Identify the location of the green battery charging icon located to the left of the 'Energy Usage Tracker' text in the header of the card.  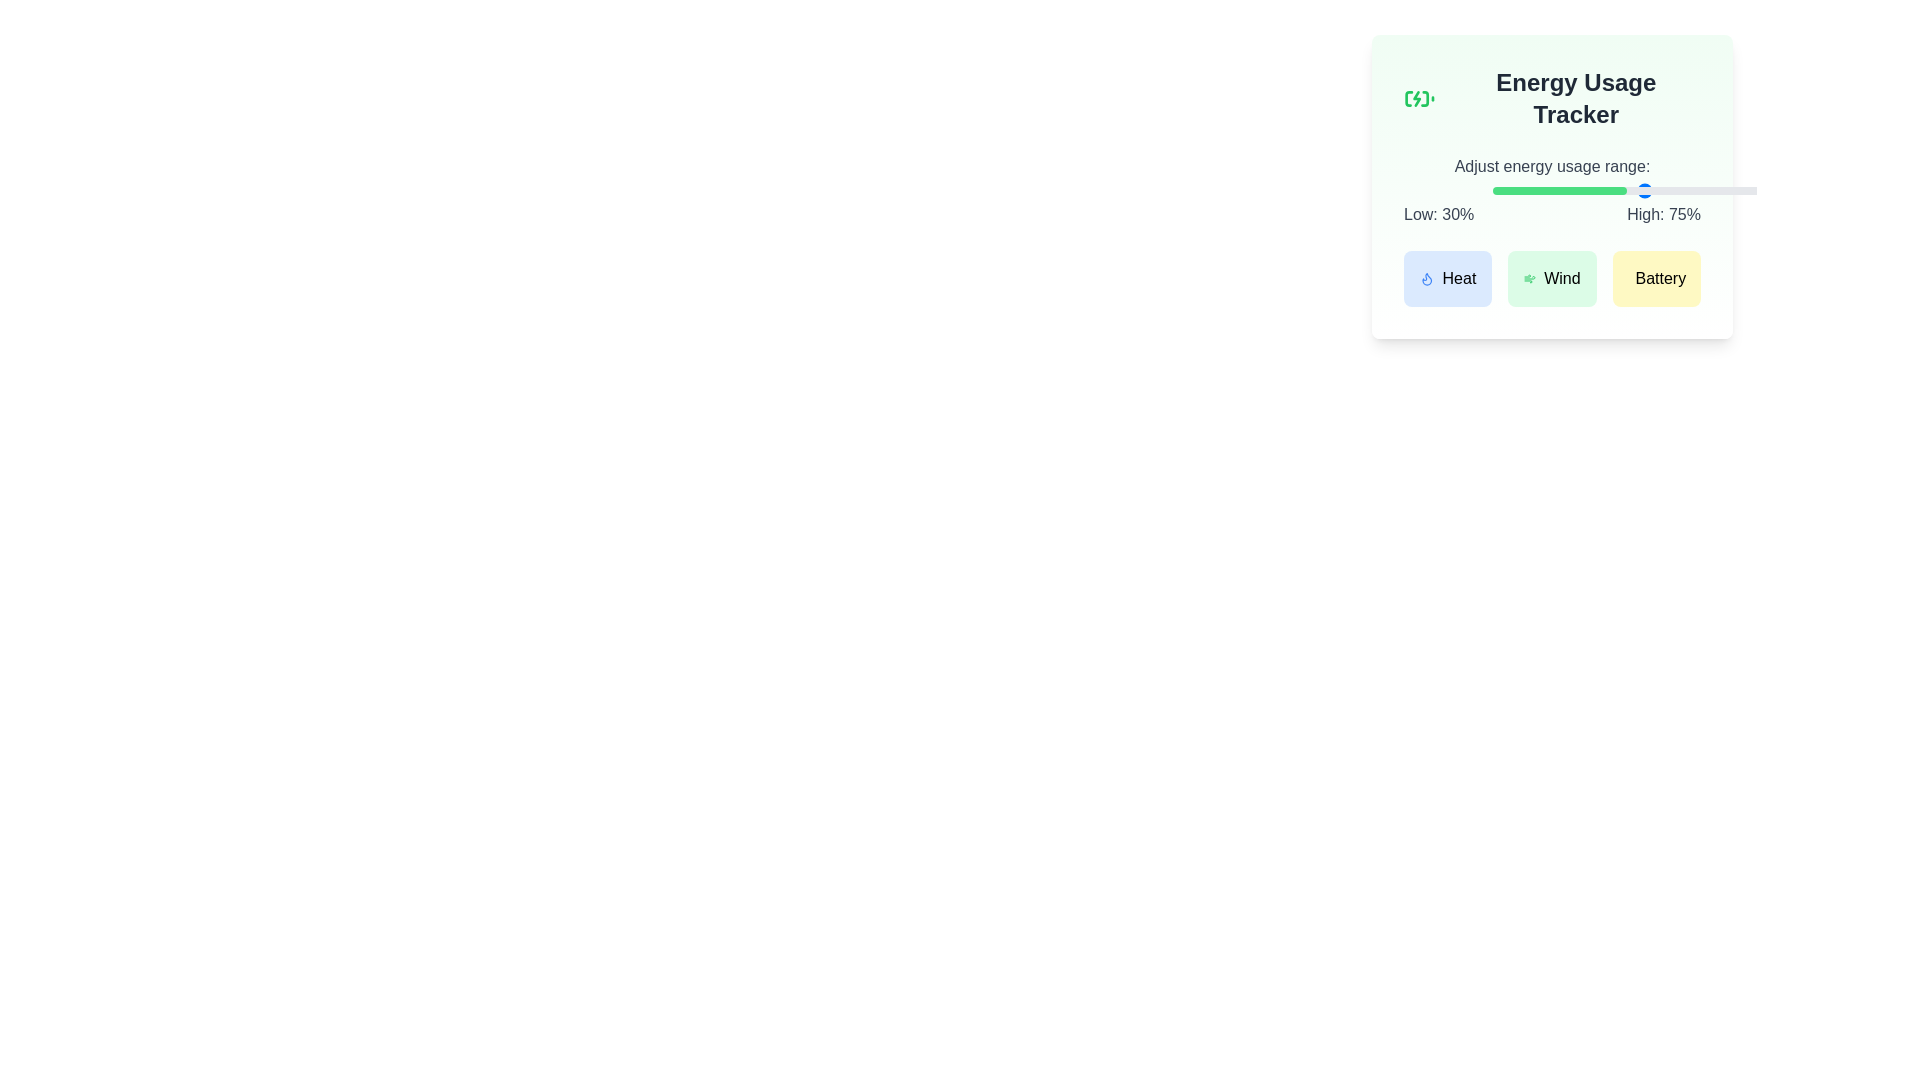
(1418, 99).